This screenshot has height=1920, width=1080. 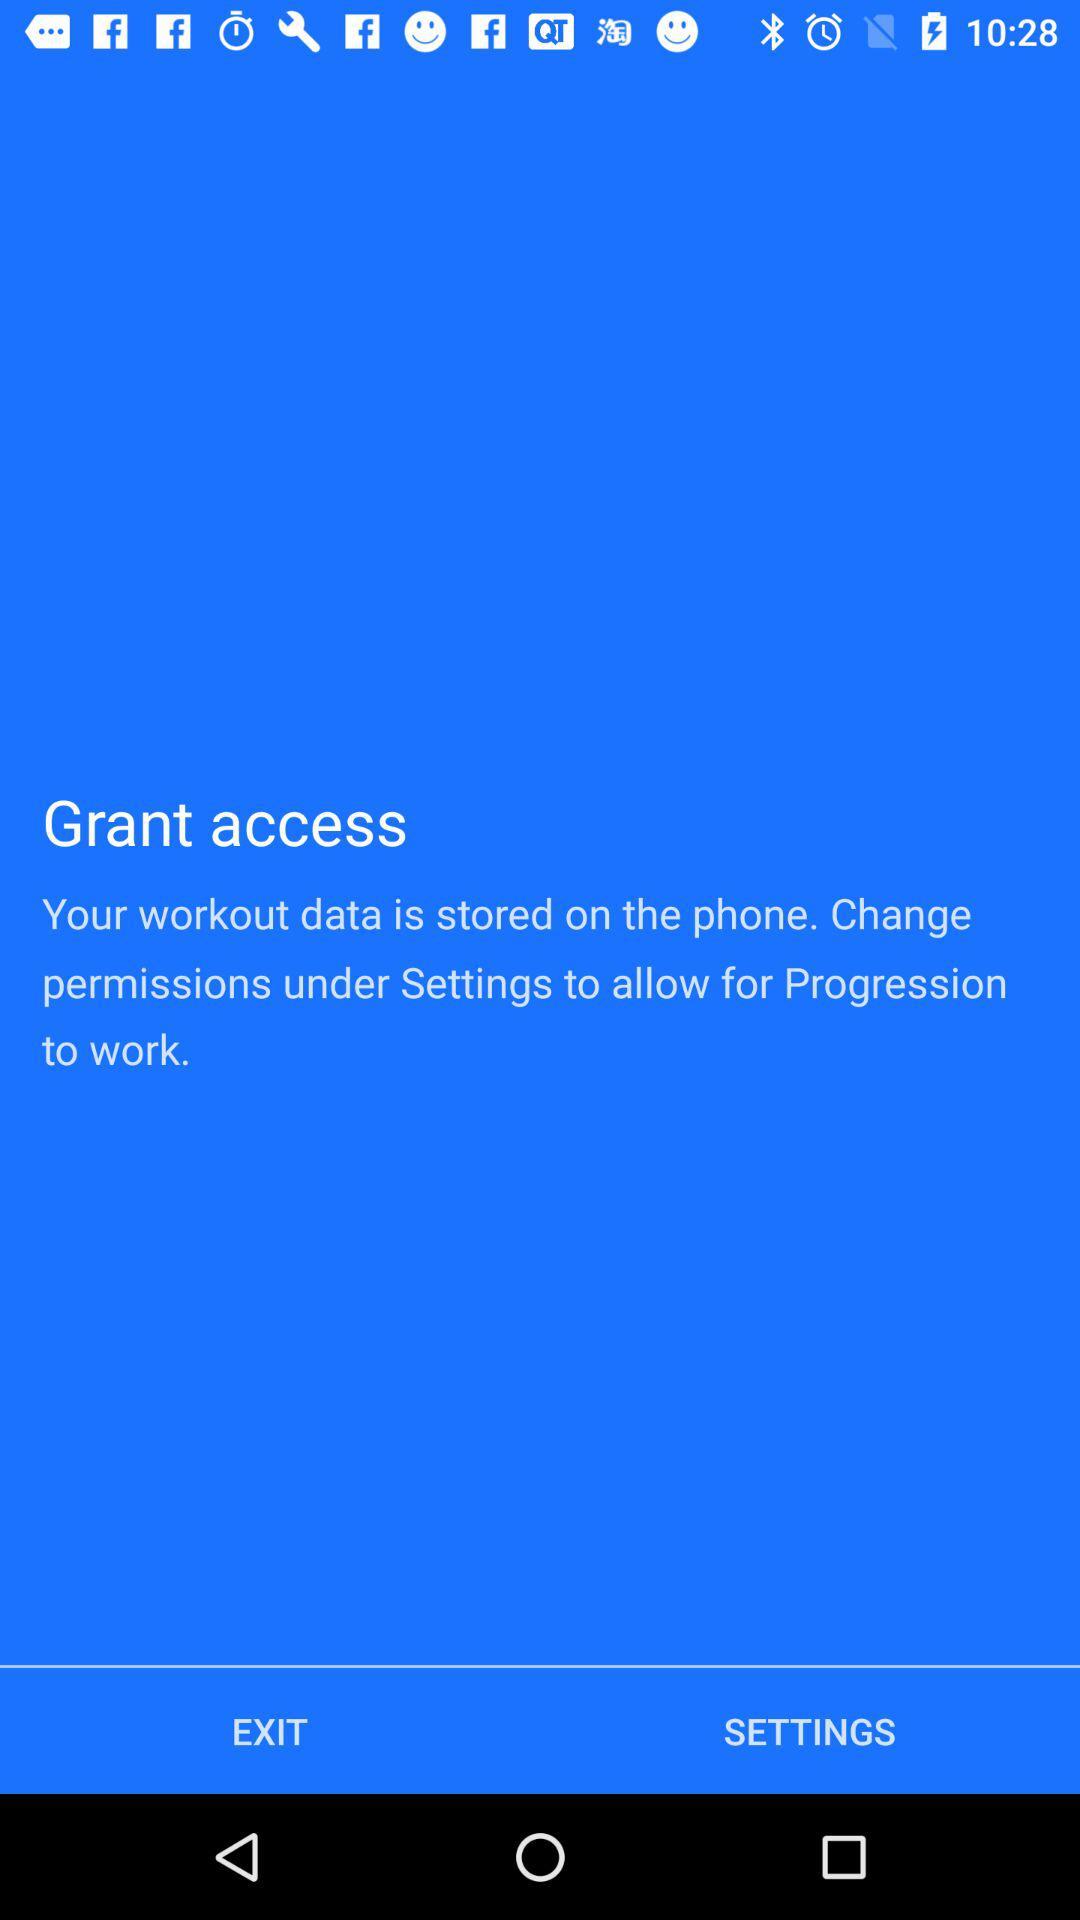 What do you see at coordinates (270, 1730) in the screenshot?
I see `exit icon` at bounding box center [270, 1730].